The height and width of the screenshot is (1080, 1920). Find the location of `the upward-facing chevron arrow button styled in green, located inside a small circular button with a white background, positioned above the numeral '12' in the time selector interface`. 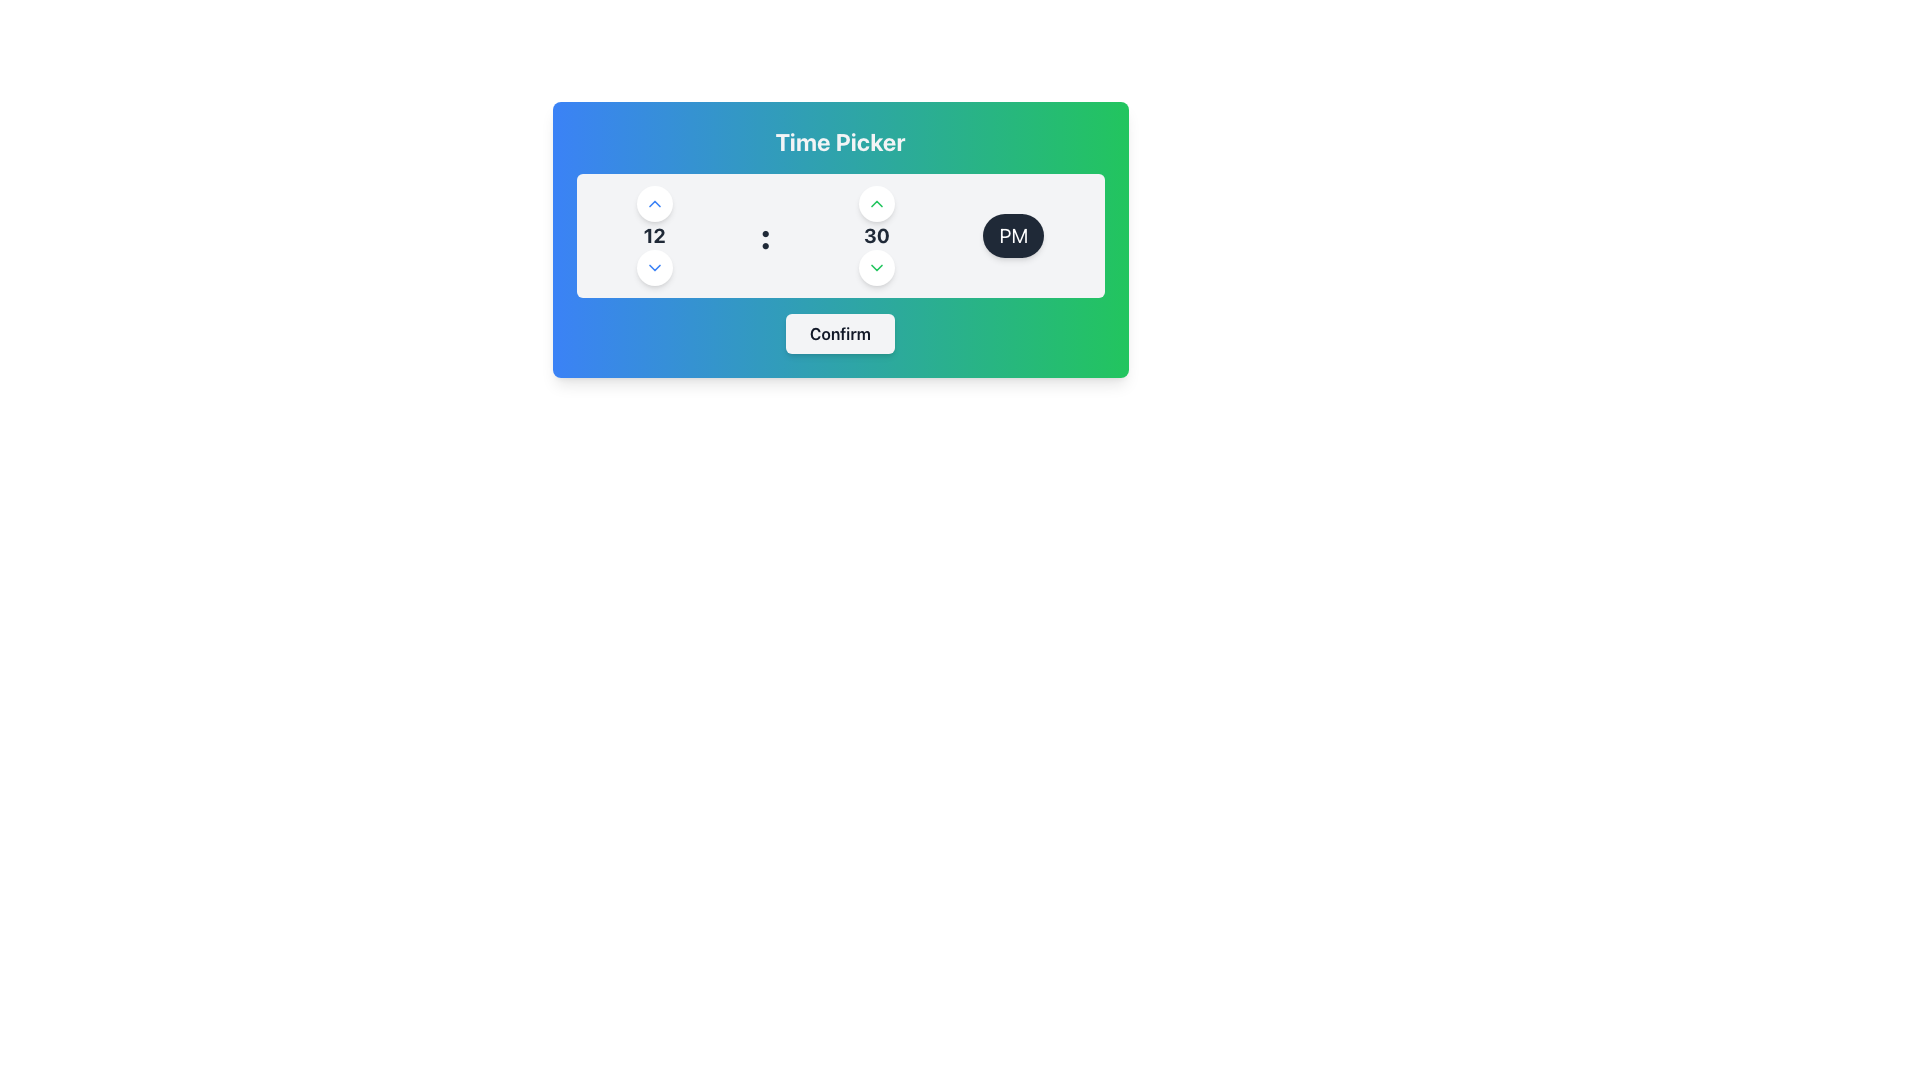

the upward-facing chevron arrow button styled in green, located inside a small circular button with a white background, positioned above the numeral '12' in the time selector interface is located at coordinates (875, 204).